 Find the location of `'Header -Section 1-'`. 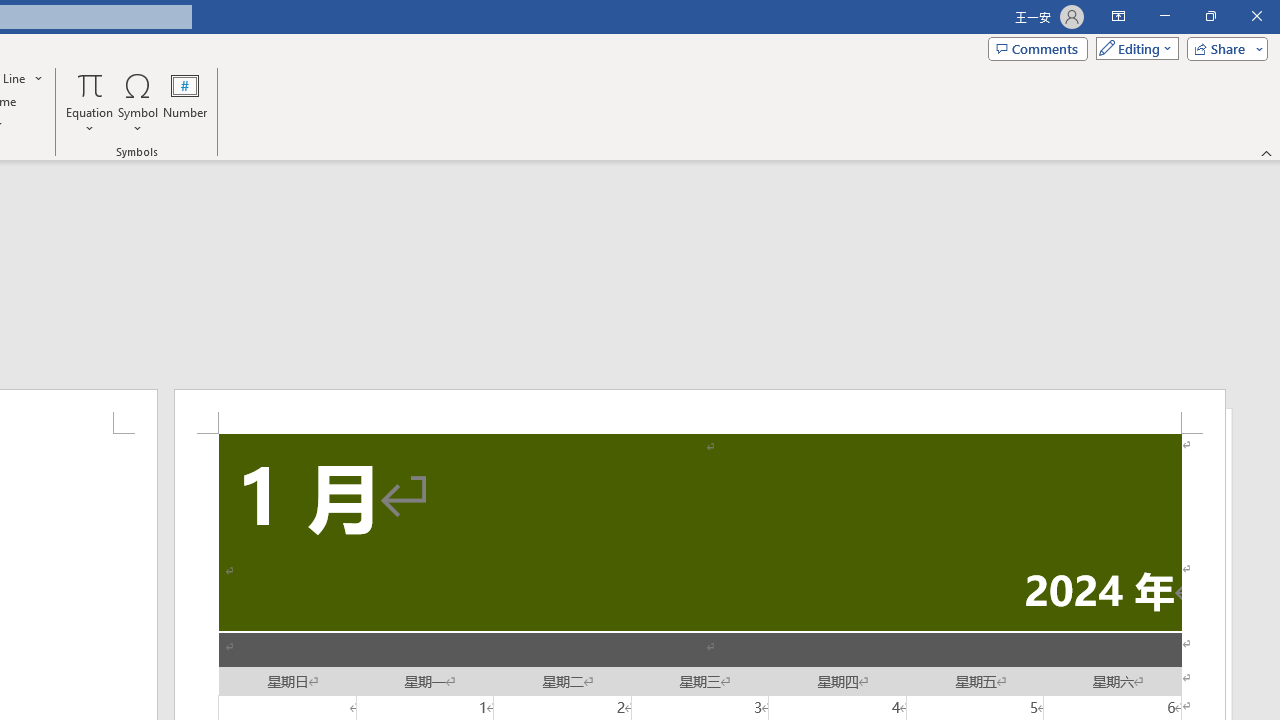

'Header -Section 1-' is located at coordinates (700, 410).